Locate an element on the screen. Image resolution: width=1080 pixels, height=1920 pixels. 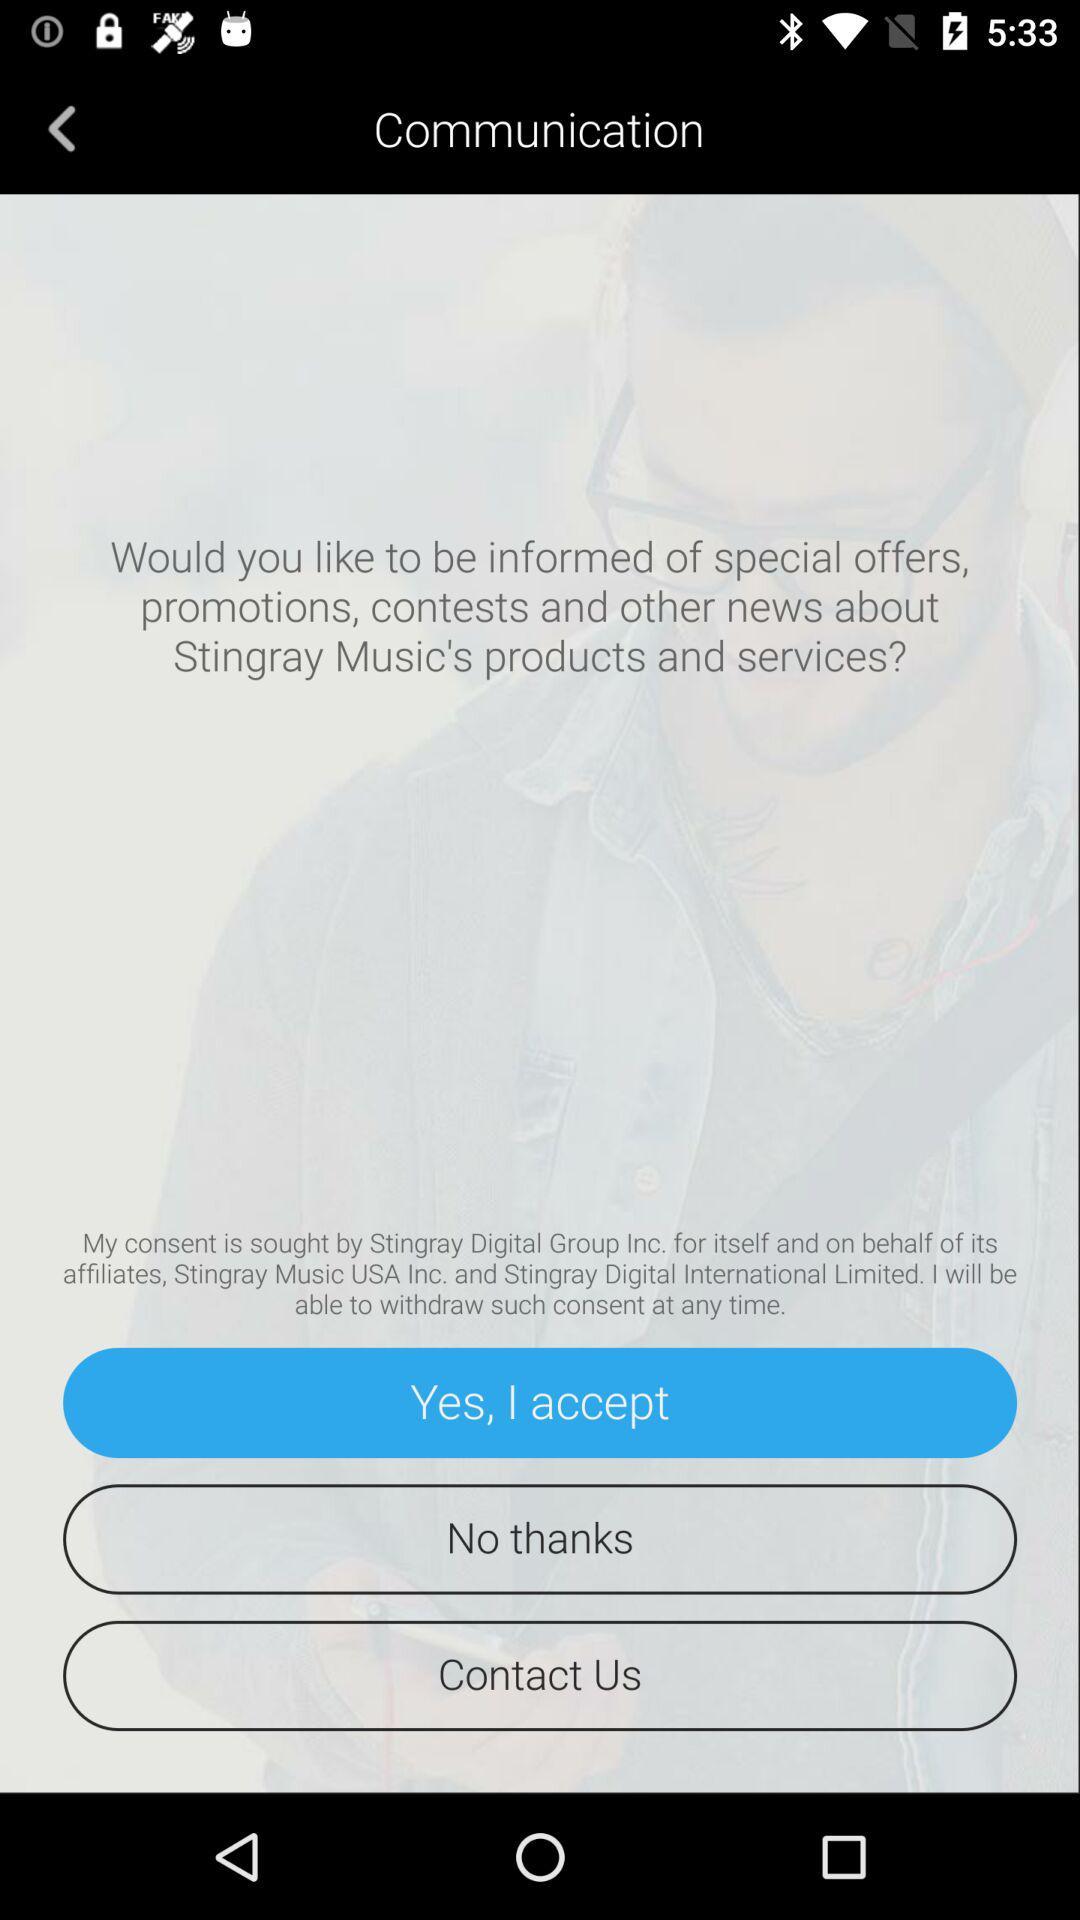
the arrow_backward icon is located at coordinates (61, 127).